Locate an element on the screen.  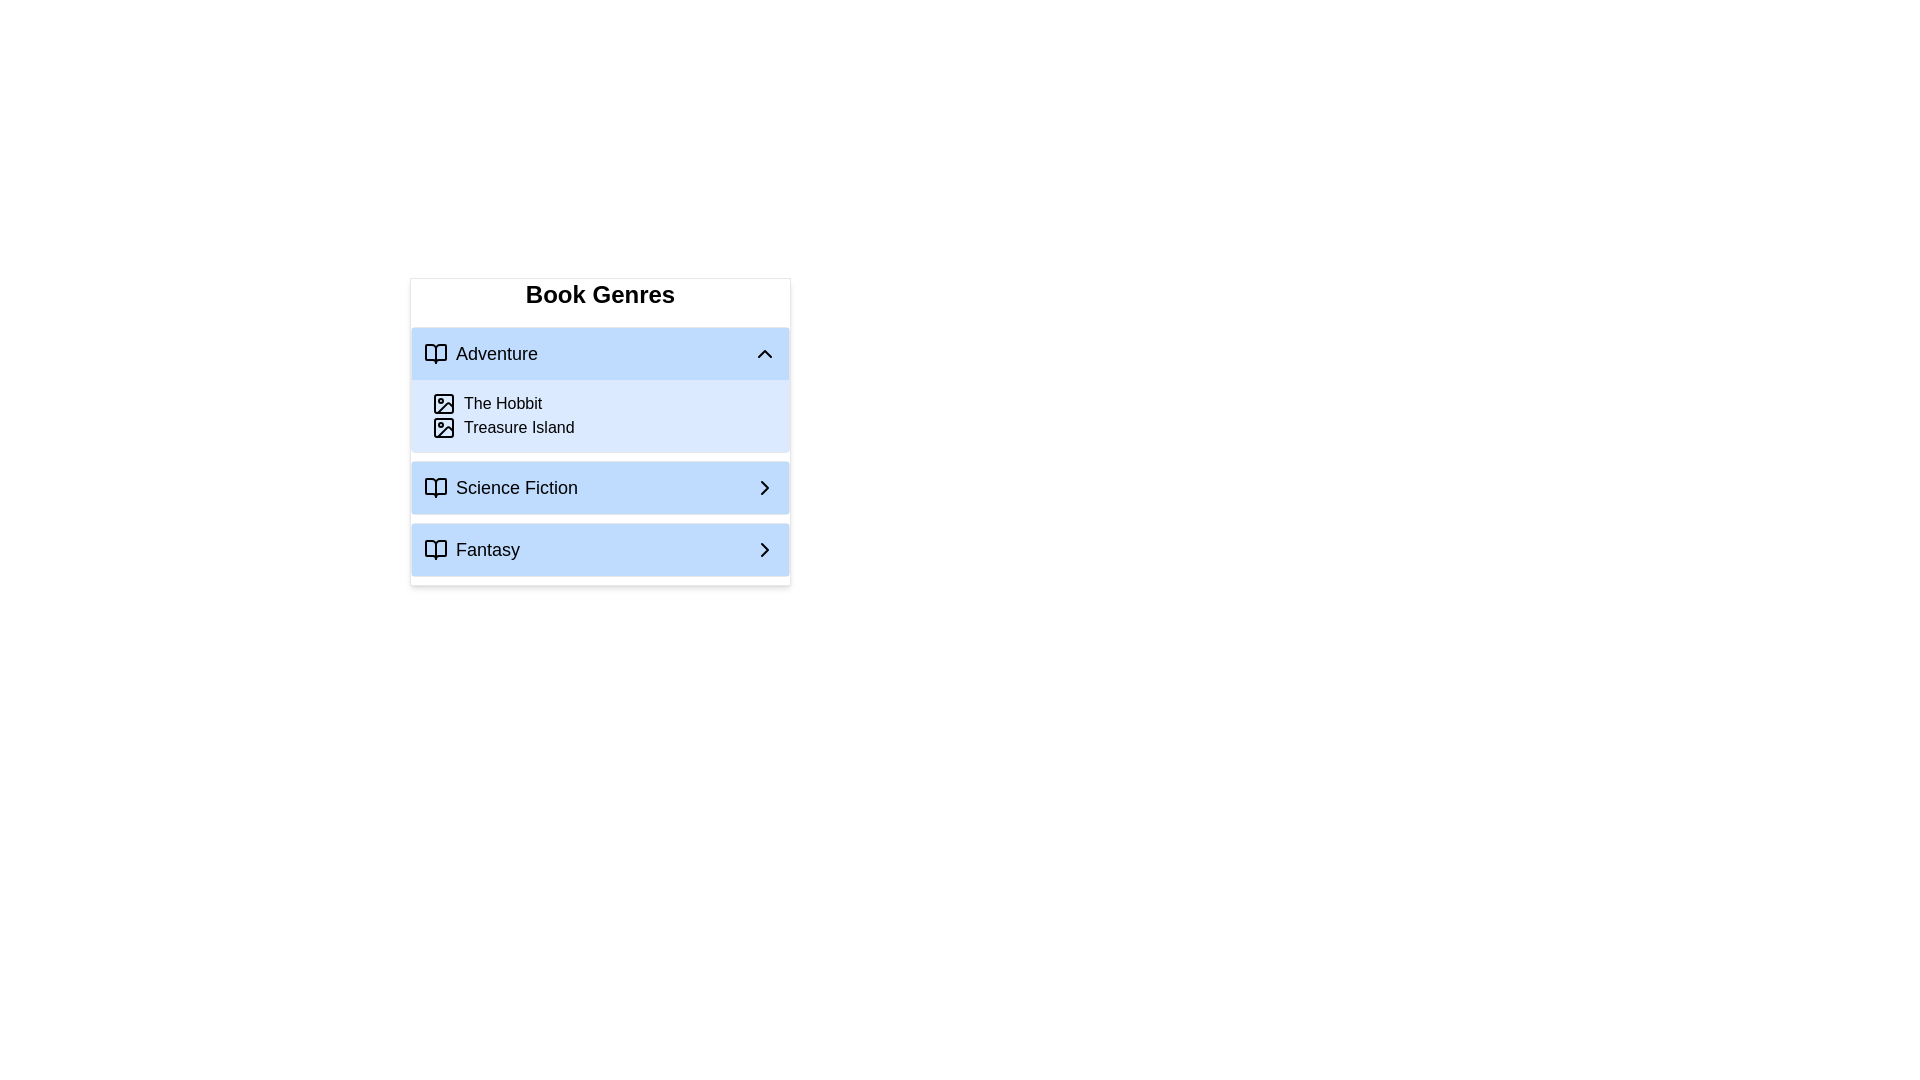
the right-facing chevron arrow icon associated with the 'Science Fiction' genre is located at coordinates (763, 550).